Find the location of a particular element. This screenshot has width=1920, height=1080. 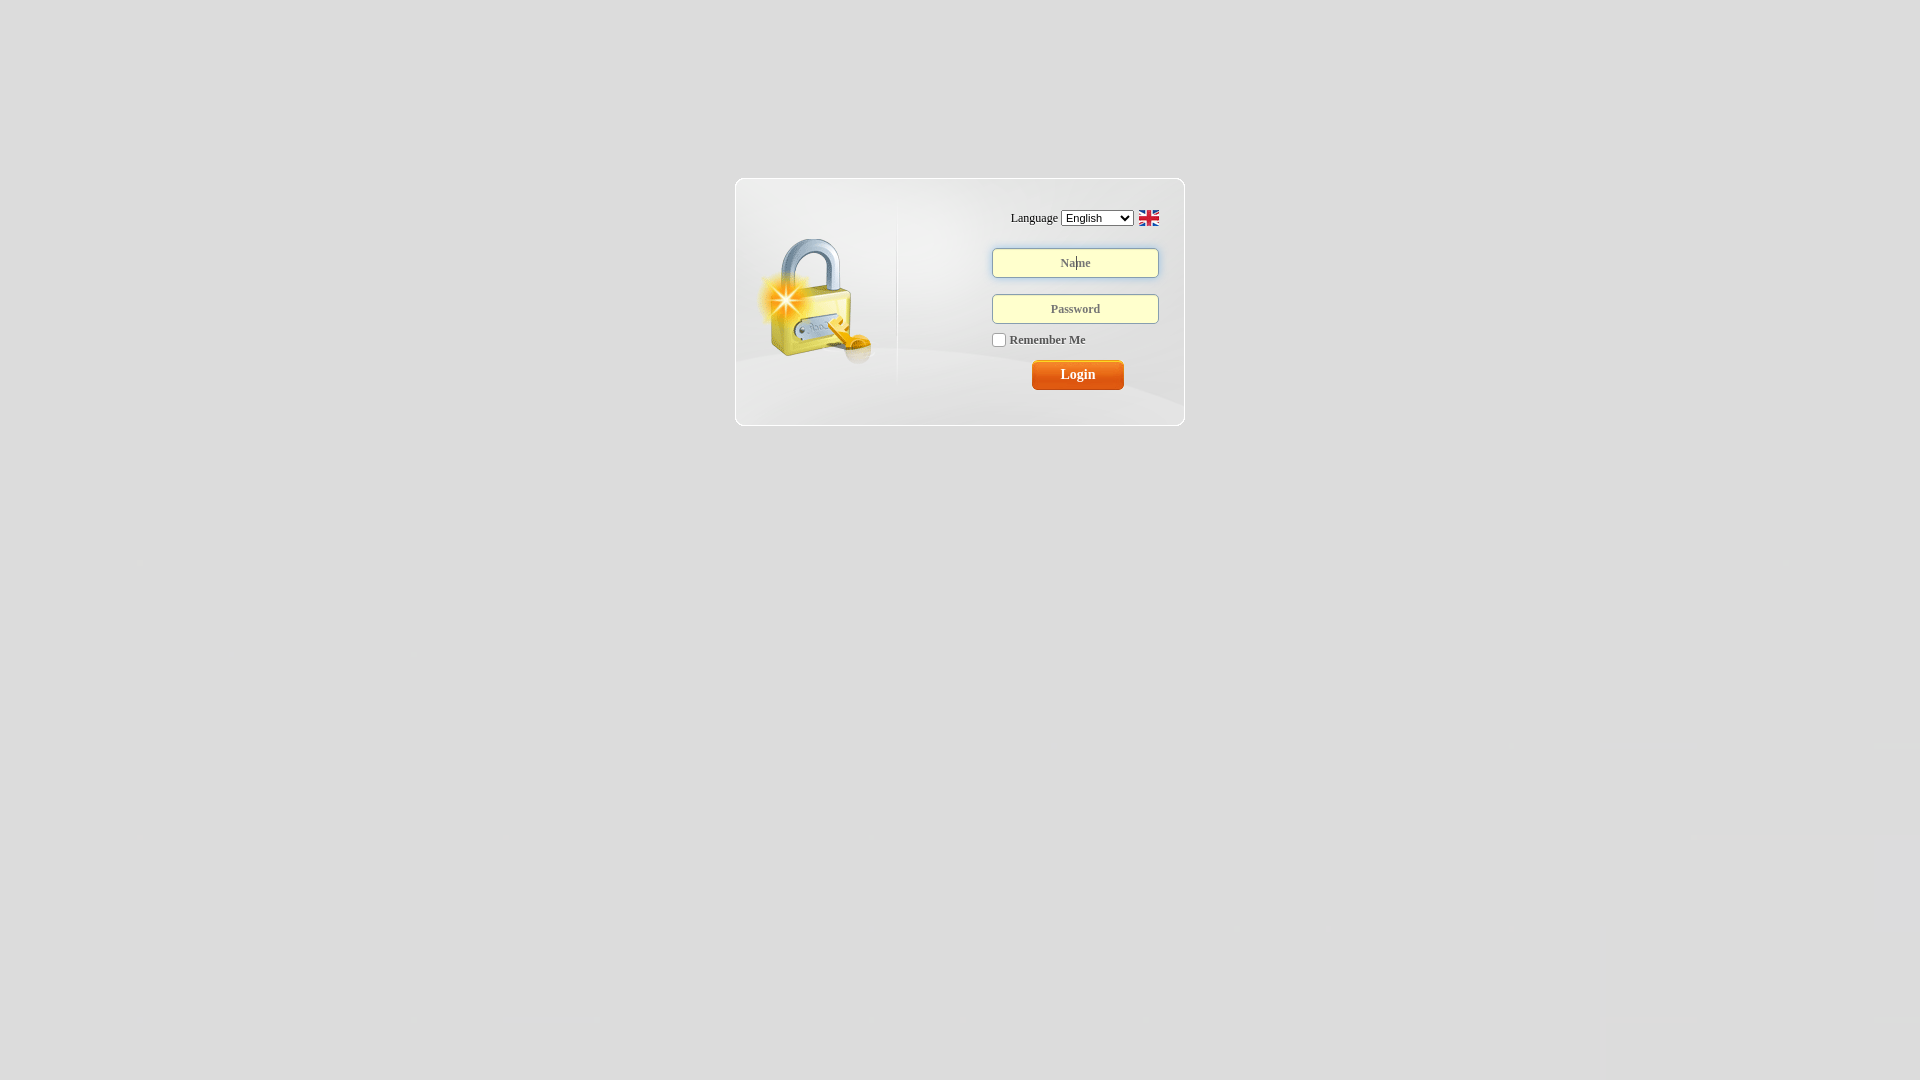

'Login' is located at coordinates (1077, 374).